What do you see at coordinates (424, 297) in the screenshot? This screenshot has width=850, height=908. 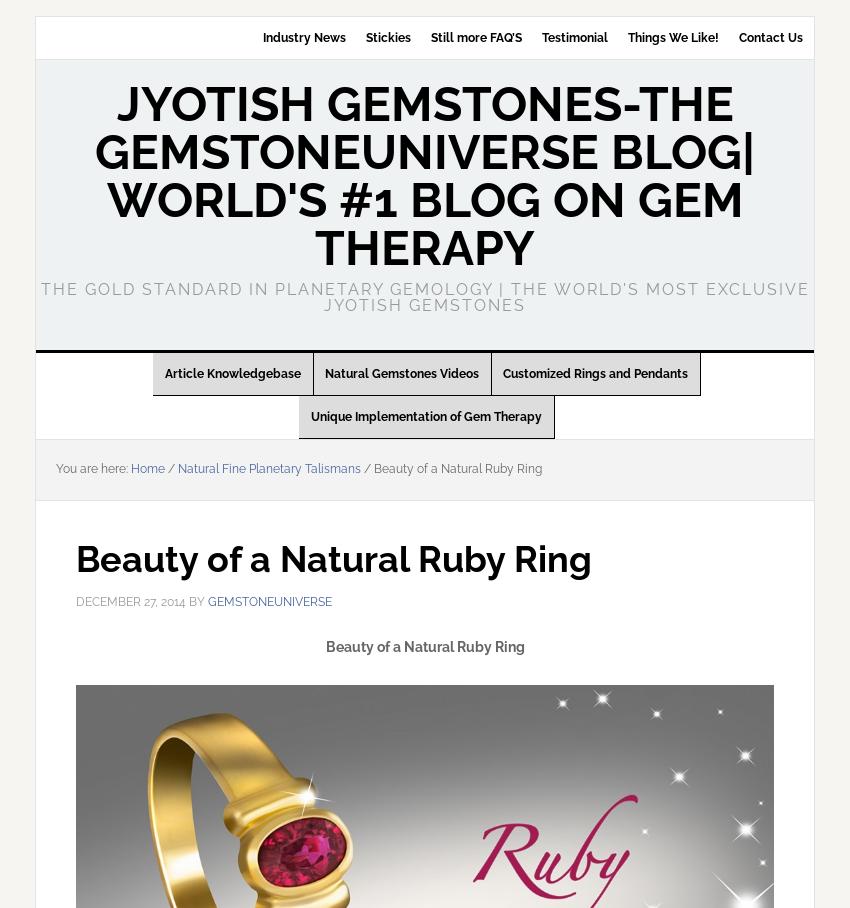 I see `'The Gold Standard in Planetary Gemology | The World's Most Exclusive Jyotish Gemstones'` at bounding box center [424, 297].